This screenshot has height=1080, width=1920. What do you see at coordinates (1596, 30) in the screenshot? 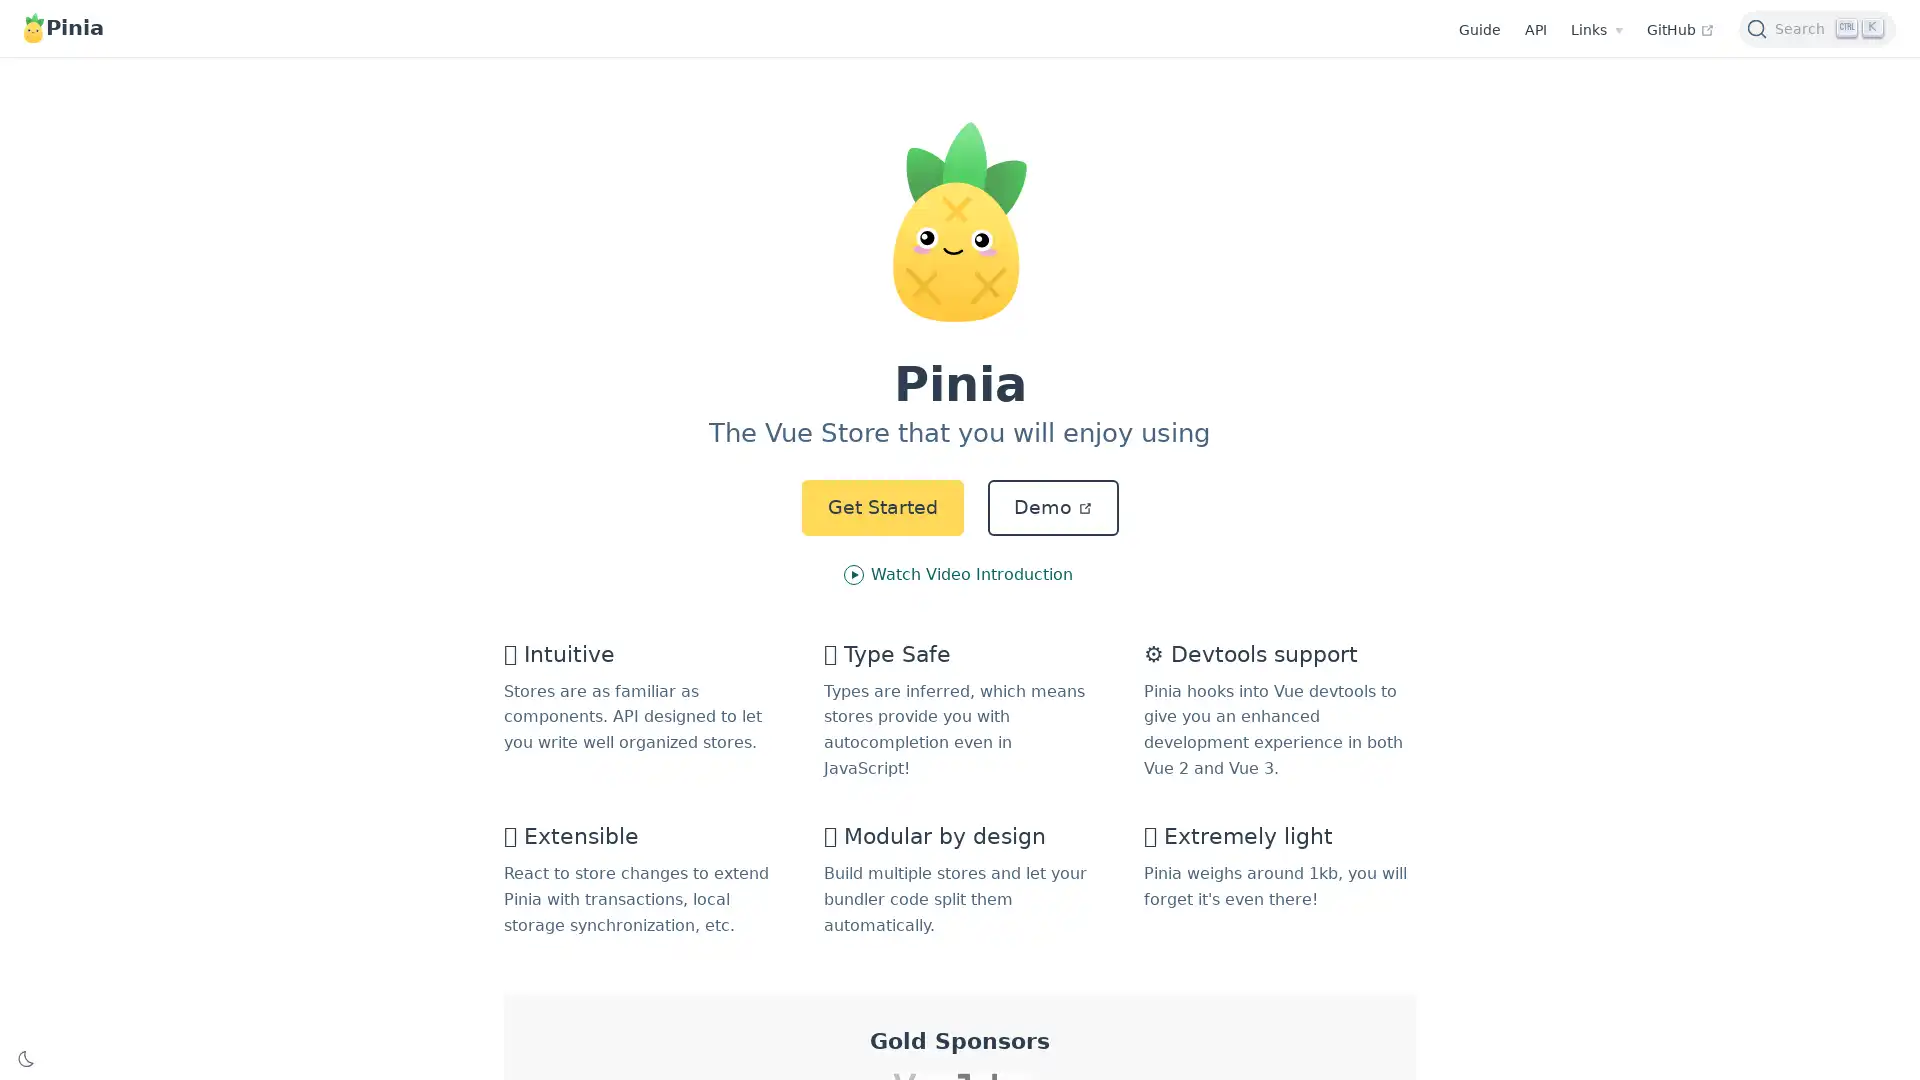
I see `Links` at bounding box center [1596, 30].